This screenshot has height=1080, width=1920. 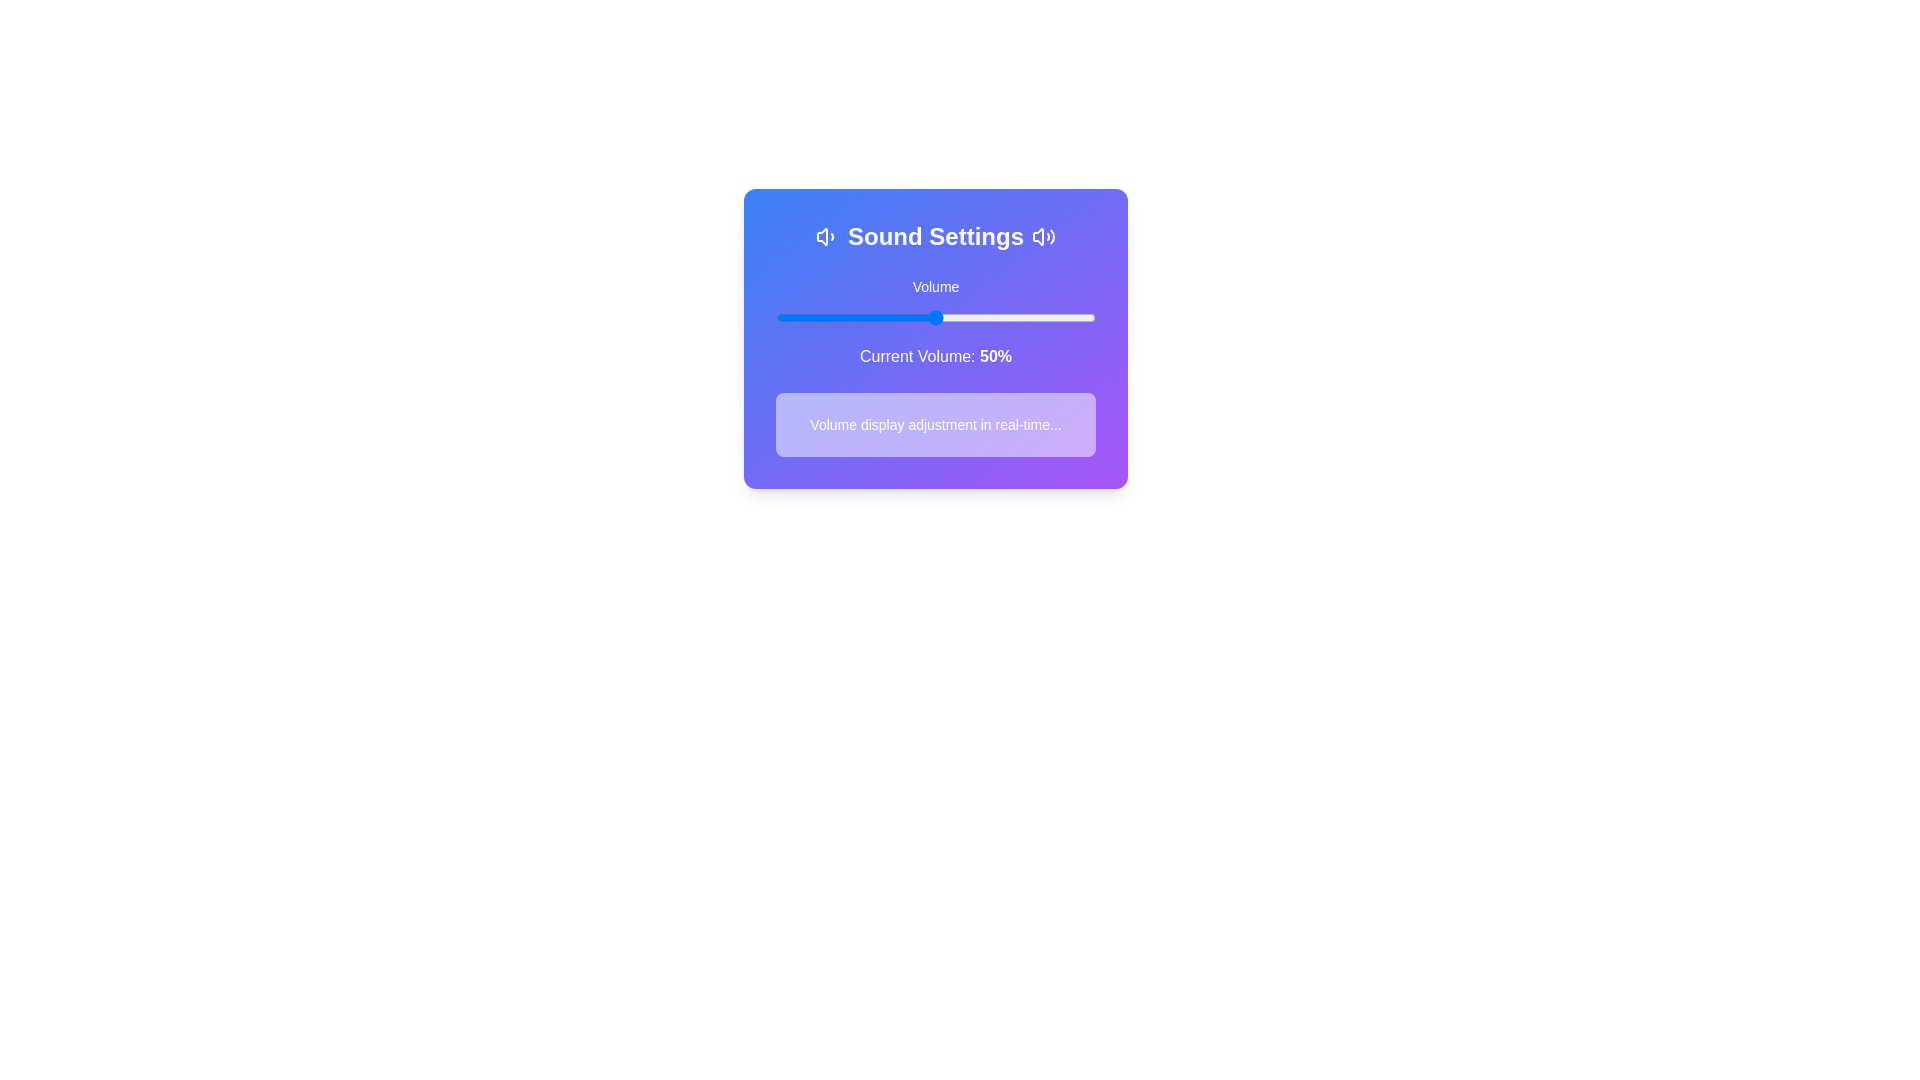 I want to click on the volume slider to set the volume to 64%, so click(x=980, y=316).